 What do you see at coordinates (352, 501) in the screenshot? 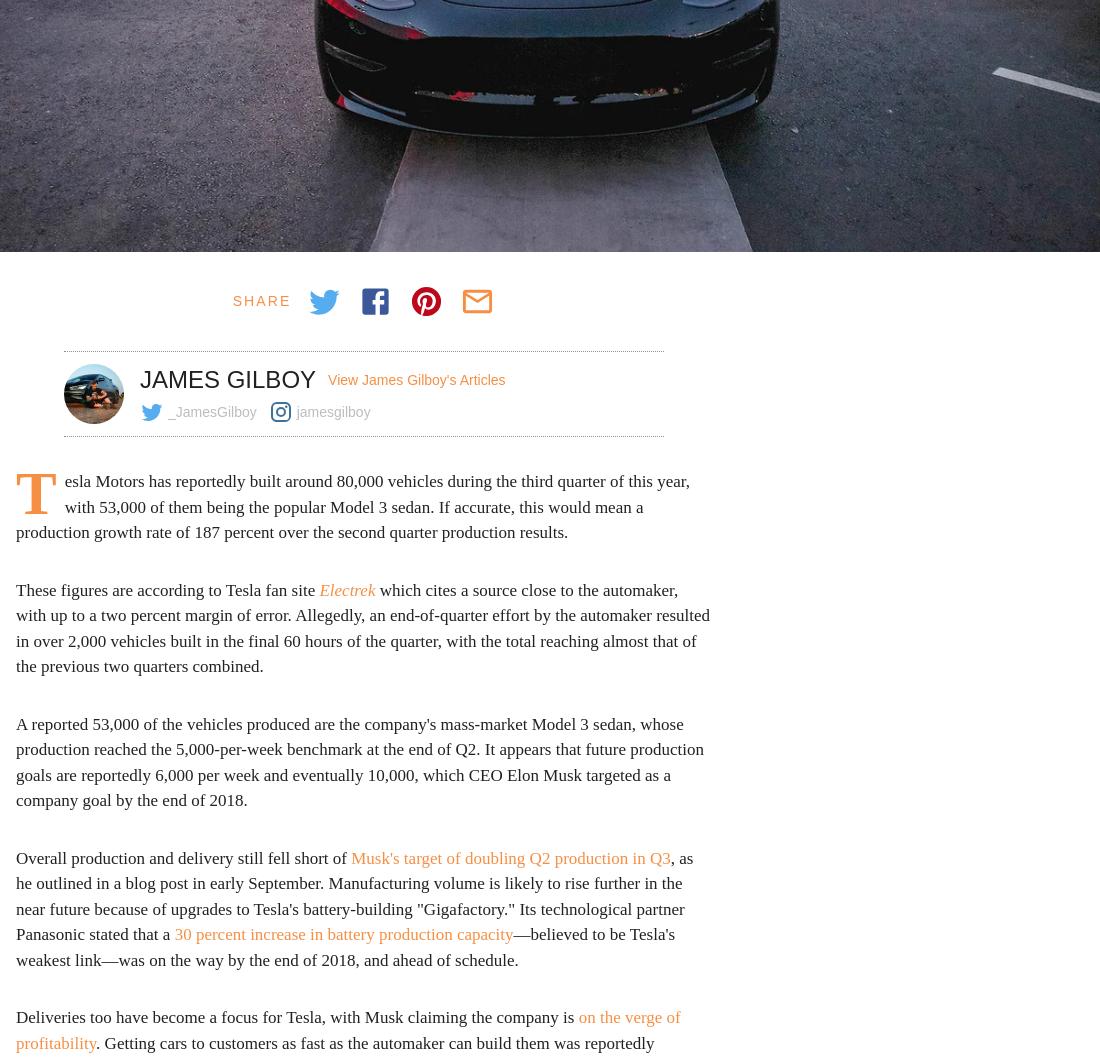
I see `'Tesla Motors has reportedly built around 80,000 vehicles during the third quarter of this year, with 53,000 of them being the popular Model 3 sedan. If accurate, this would mean a production growth rate of 187 percent over the second quarter production results.'` at bounding box center [352, 501].